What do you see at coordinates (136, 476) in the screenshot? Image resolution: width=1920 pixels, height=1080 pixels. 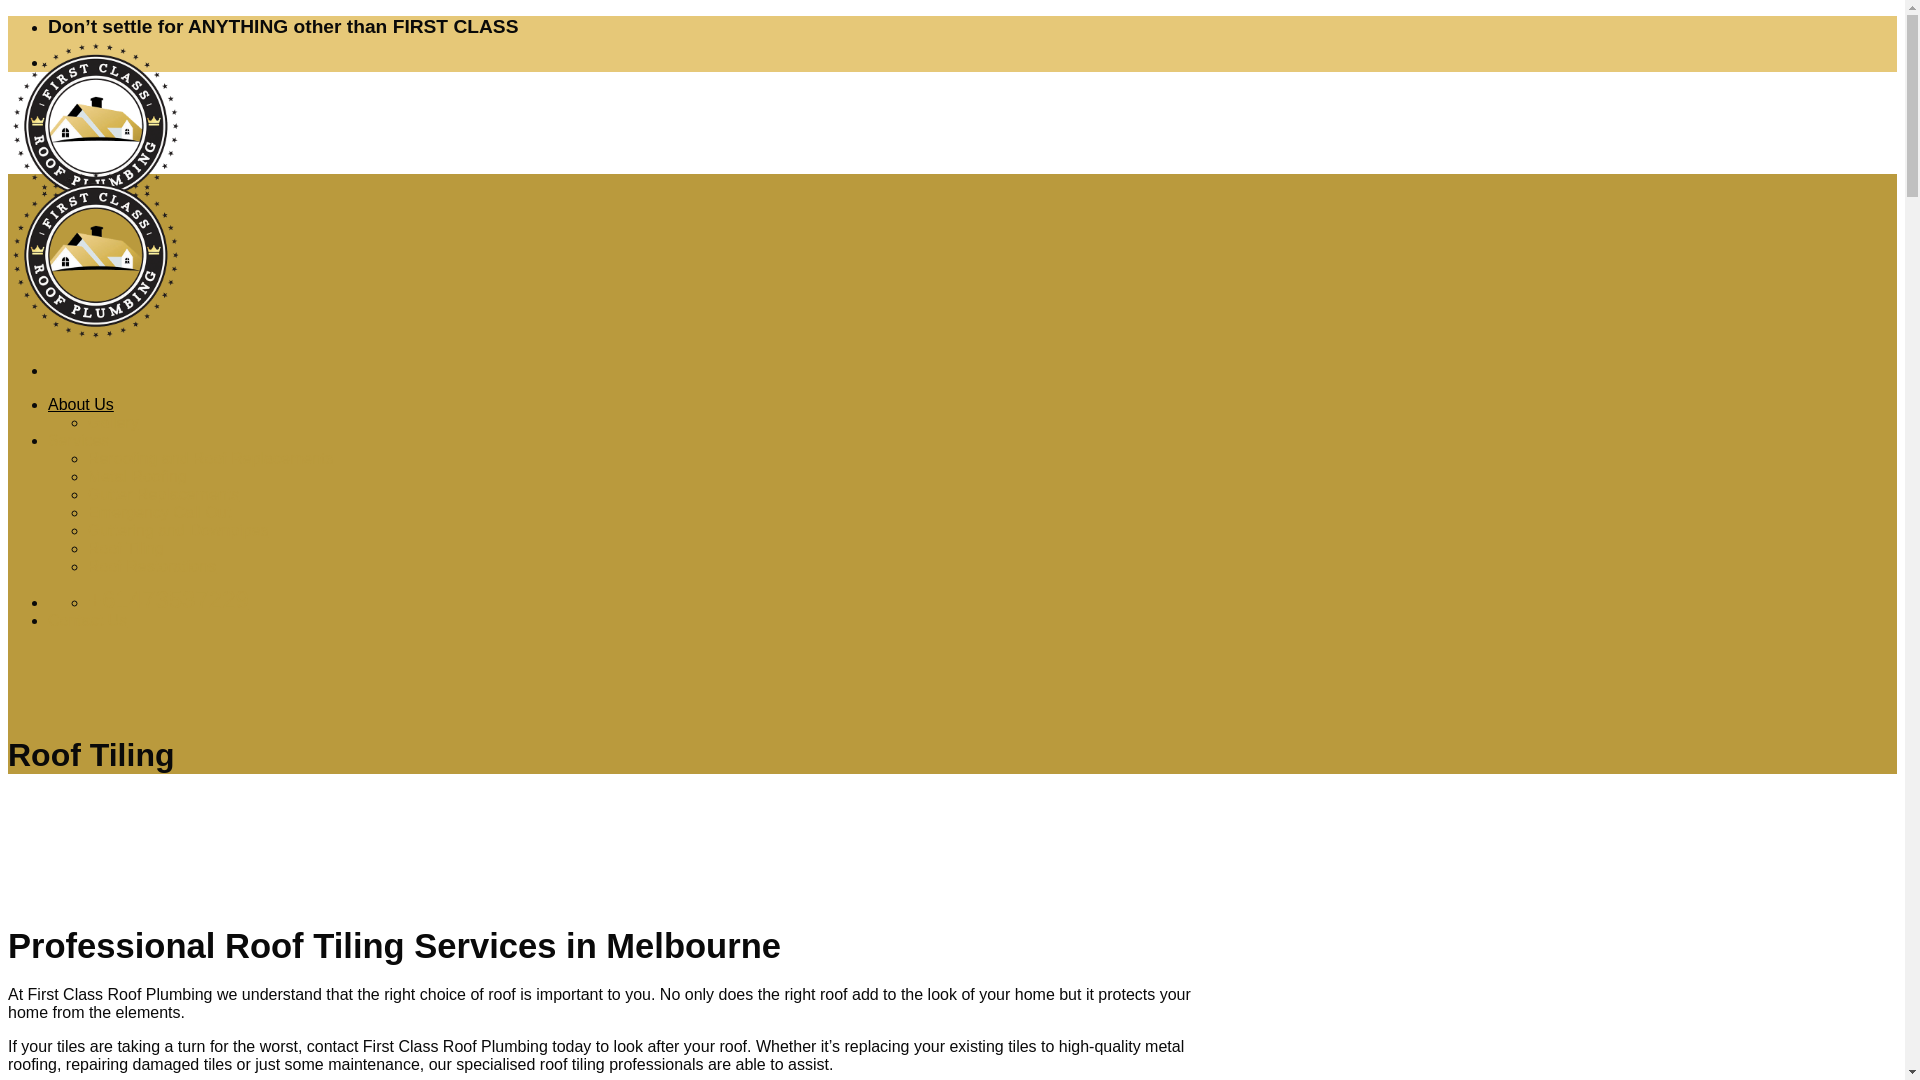 I see `'Metal Roofing'` at bounding box center [136, 476].